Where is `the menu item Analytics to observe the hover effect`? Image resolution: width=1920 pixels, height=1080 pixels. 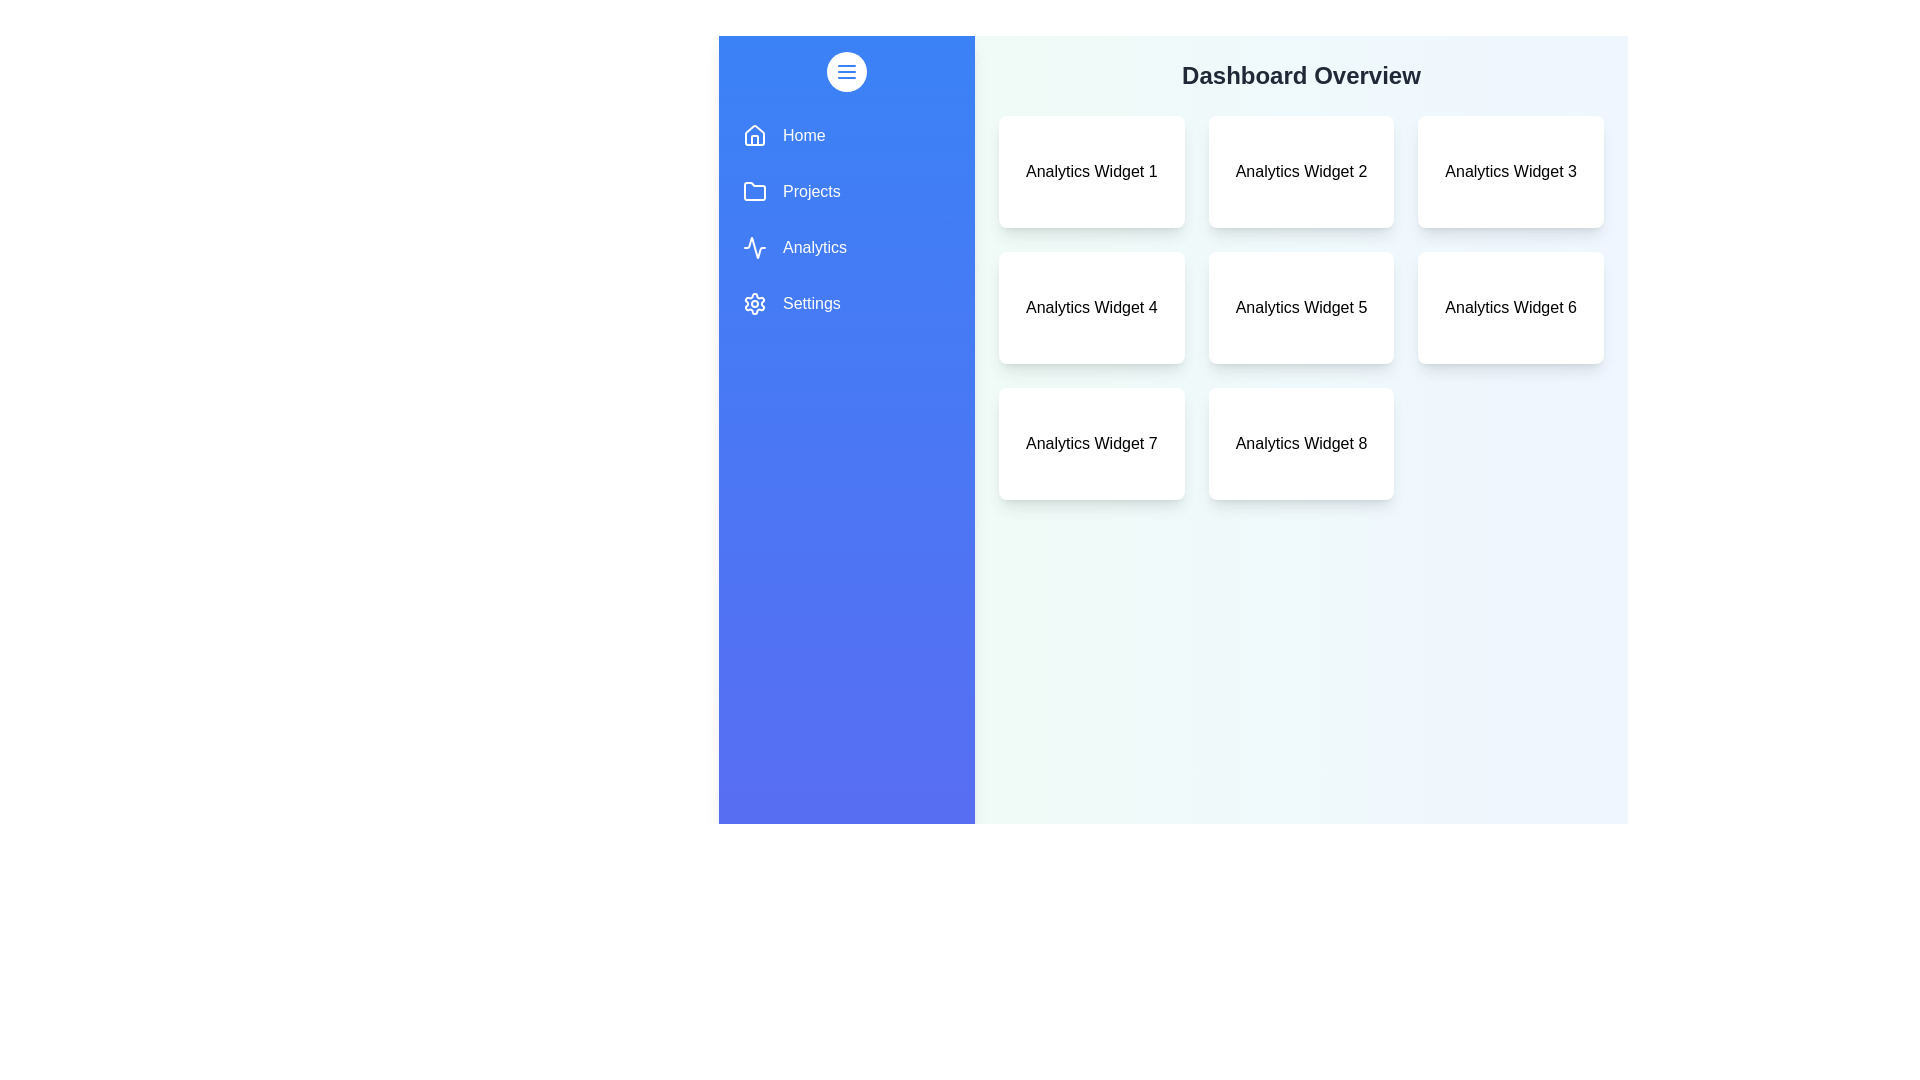
the menu item Analytics to observe the hover effect is located at coordinates (846, 246).